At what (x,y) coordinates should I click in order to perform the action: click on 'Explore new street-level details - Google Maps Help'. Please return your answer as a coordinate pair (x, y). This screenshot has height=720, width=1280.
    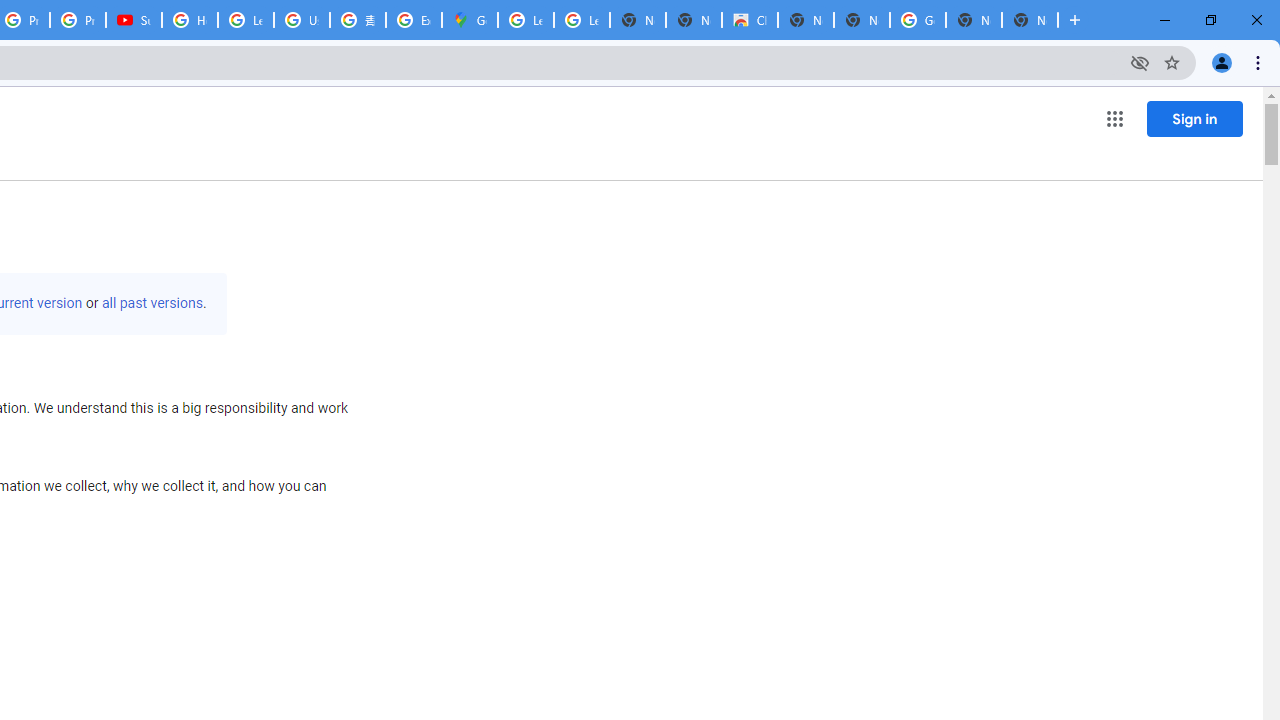
    Looking at the image, I should click on (413, 20).